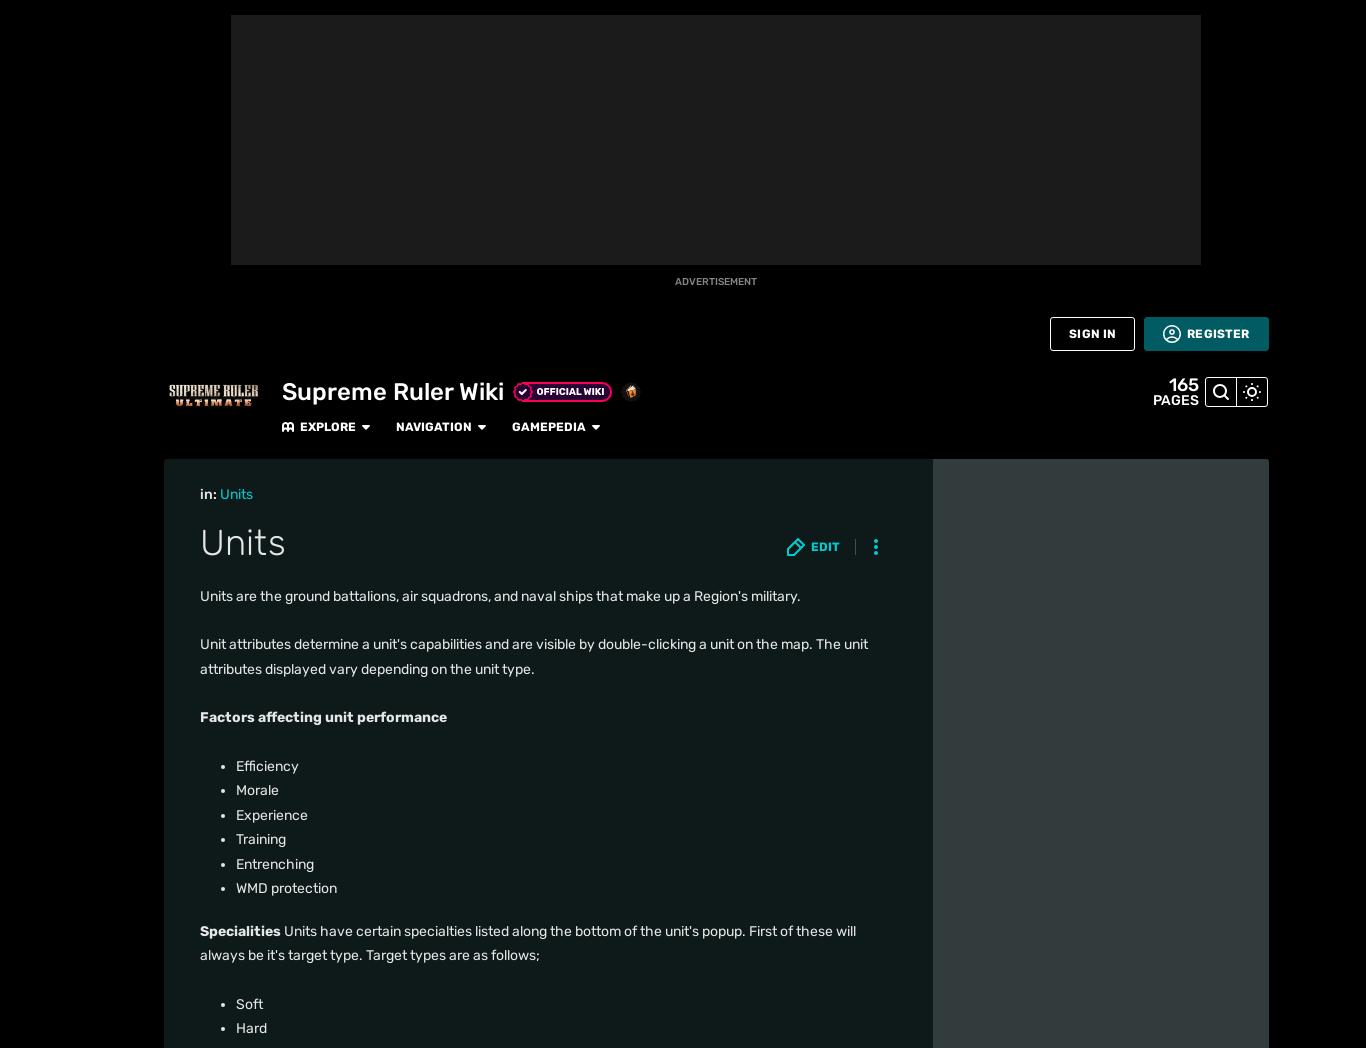 This screenshot has height=1048, width=1366. Describe the element at coordinates (33, 190) in the screenshot. I see `'Fan Central'` at that location.